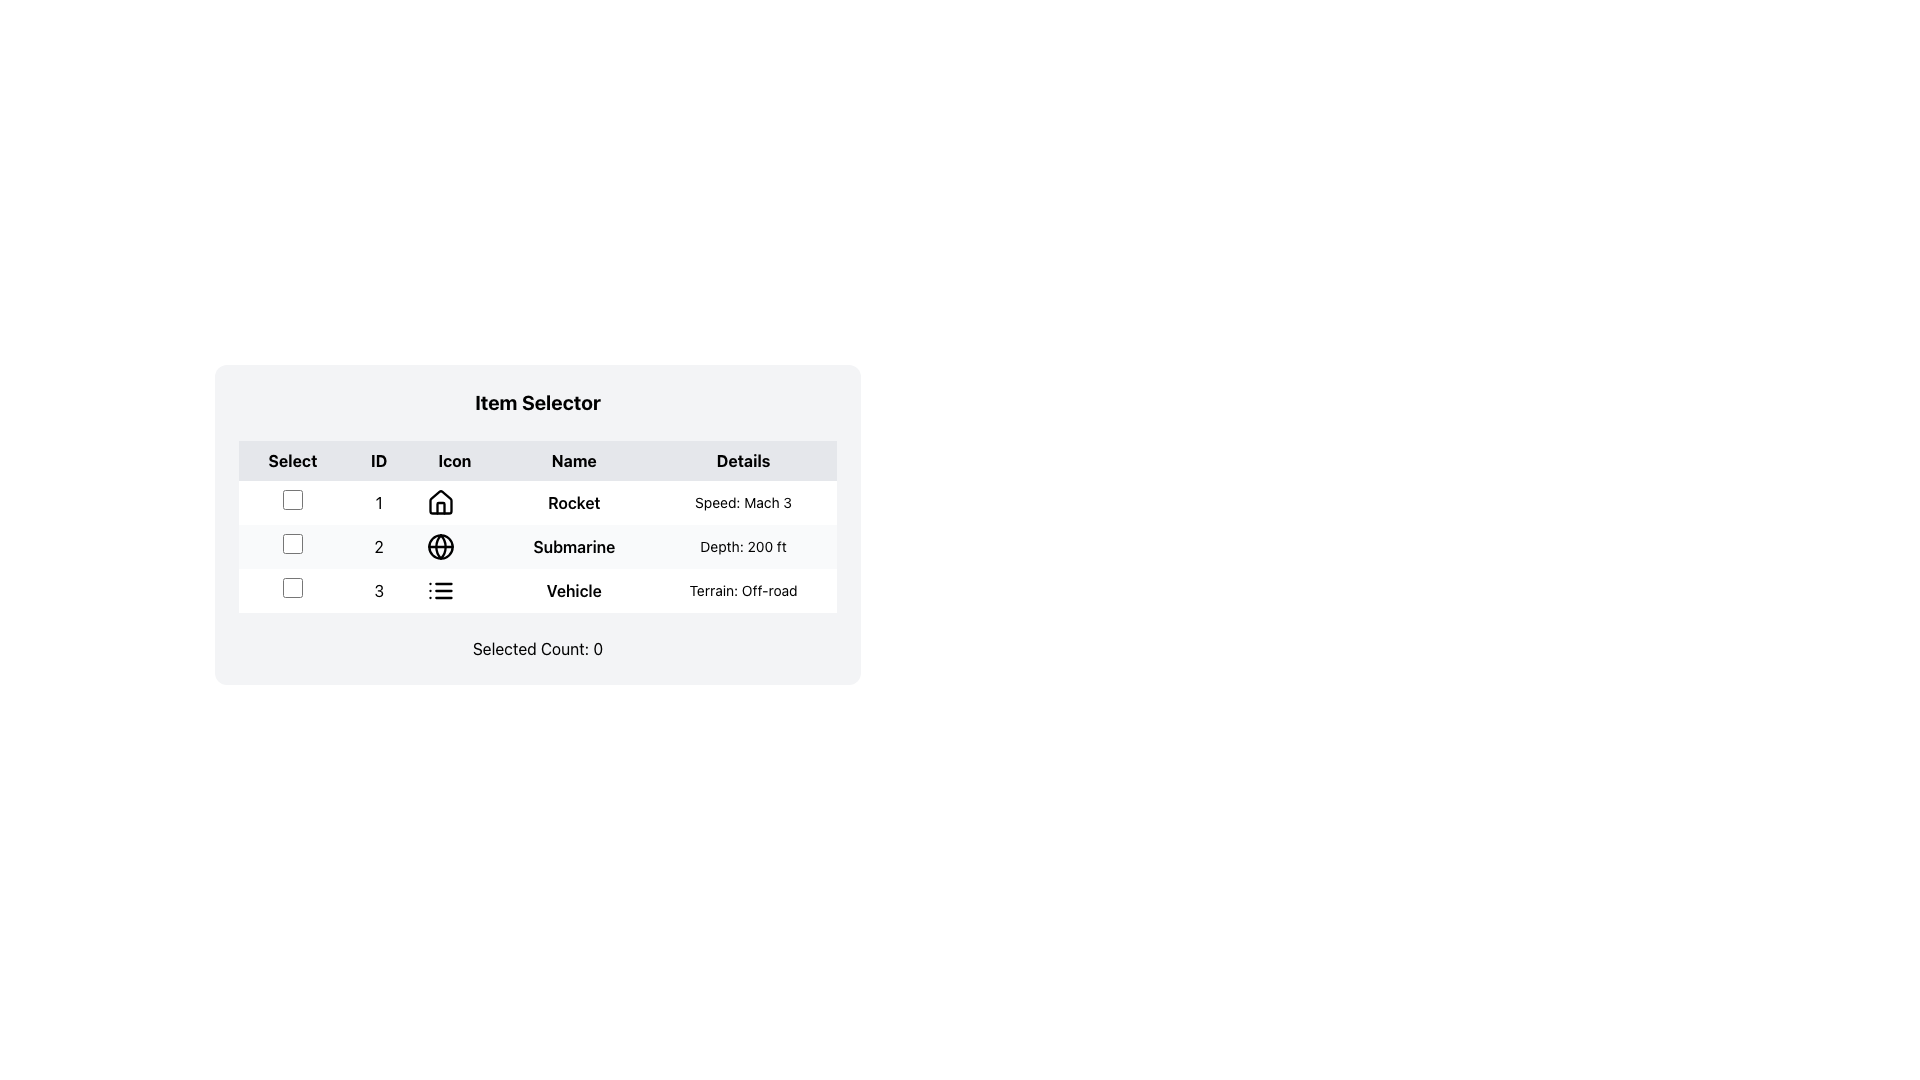 This screenshot has width=1920, height=1080. I want to click on the second table row containing 'Rocket', 'Submarine', and 'Vehicle' to select it, so click(537, 547).